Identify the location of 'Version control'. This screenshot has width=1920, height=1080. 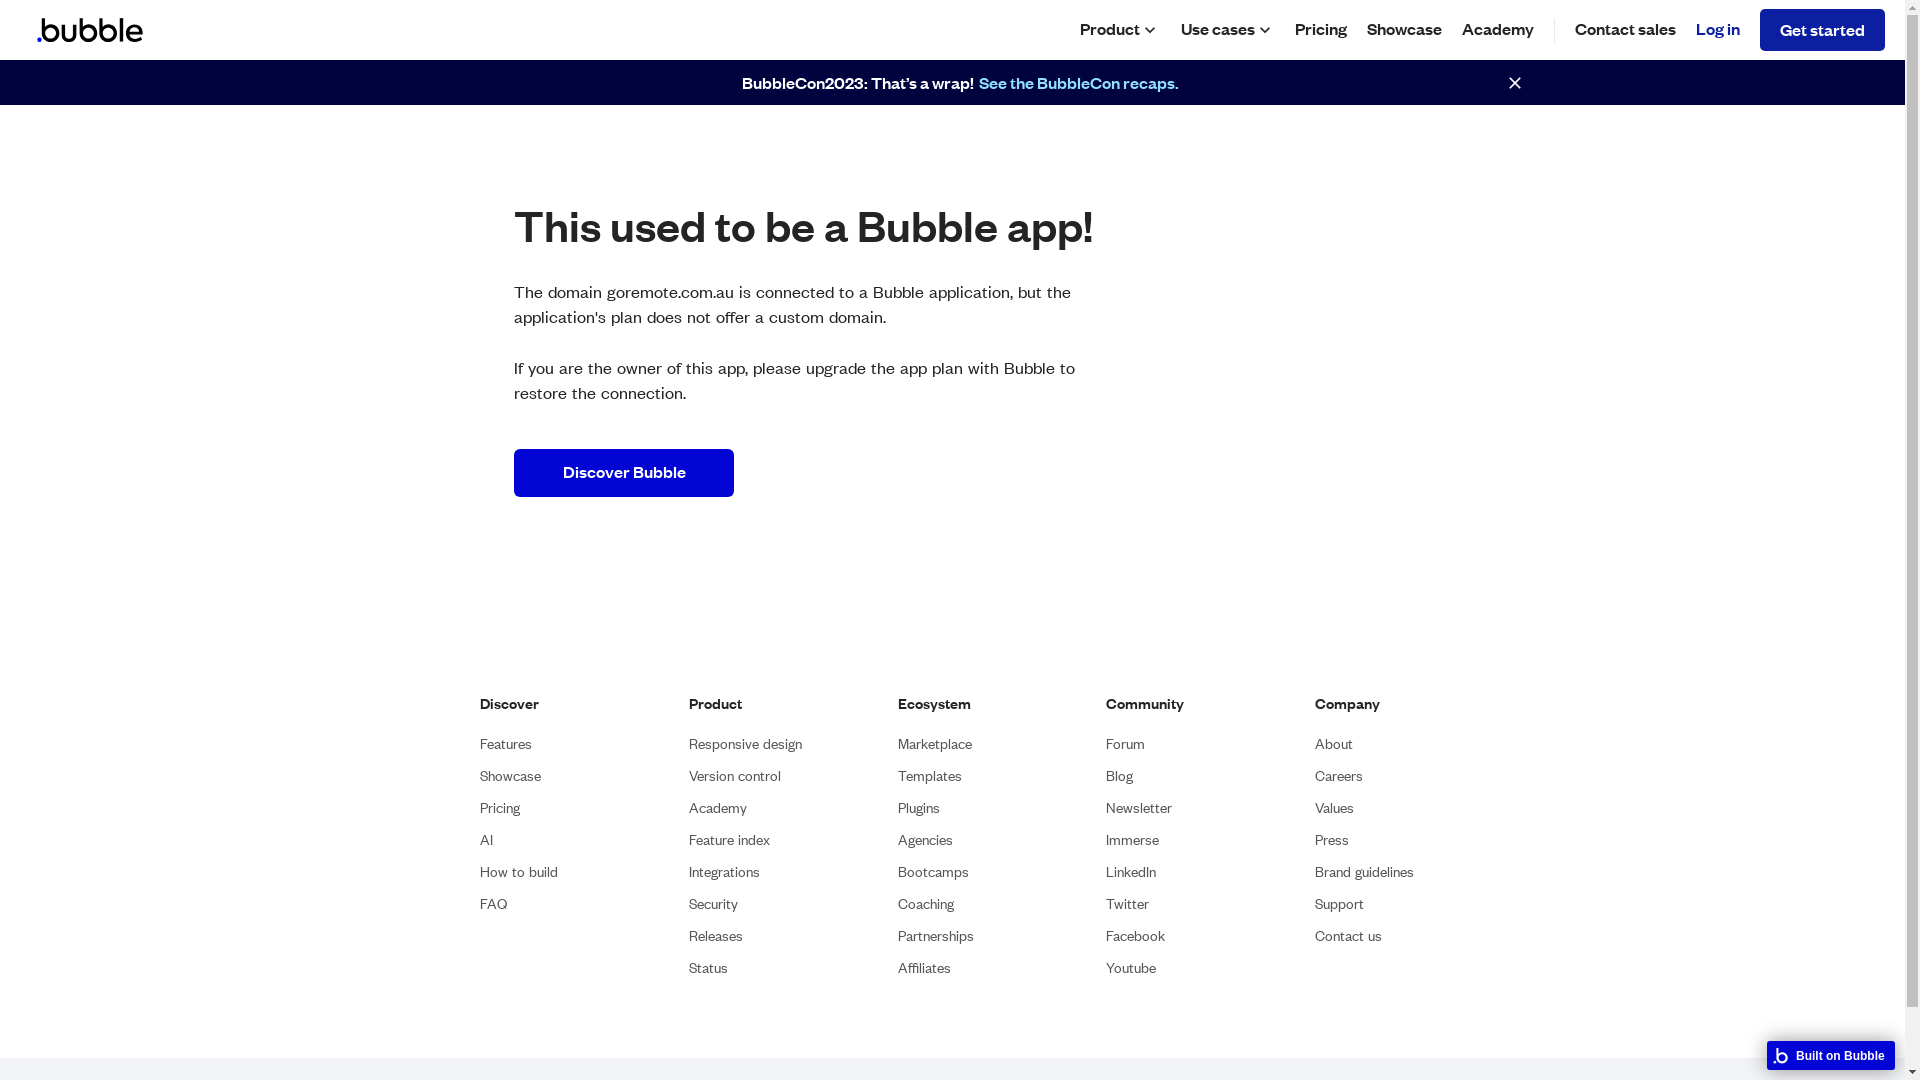
(733, 774).